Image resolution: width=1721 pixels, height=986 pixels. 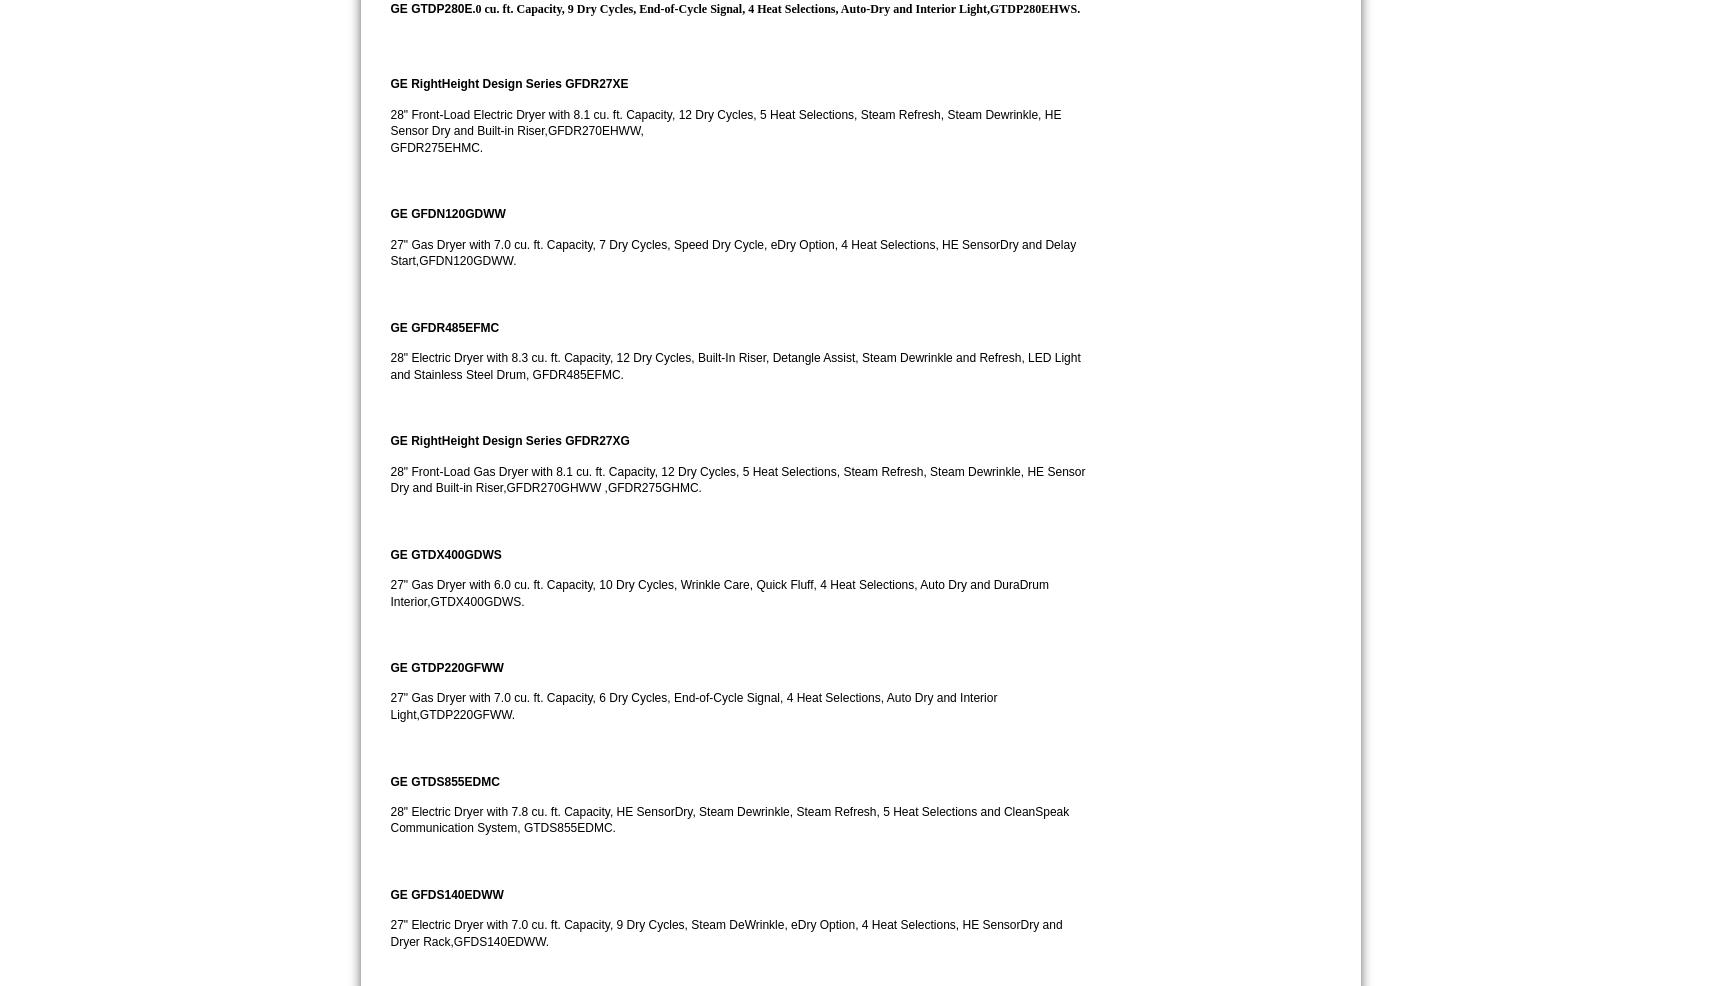 What do you see at coordinates (775, 7) in the screenshot?
I see `'.0 cu. ft. Capacity, 9 Dry Cycles, End-of-Cycle Signal, 4 Heat Selections, Auto-Dry and Interior Light,GTDP280EHWS.'` at bounding box center [775, 7].